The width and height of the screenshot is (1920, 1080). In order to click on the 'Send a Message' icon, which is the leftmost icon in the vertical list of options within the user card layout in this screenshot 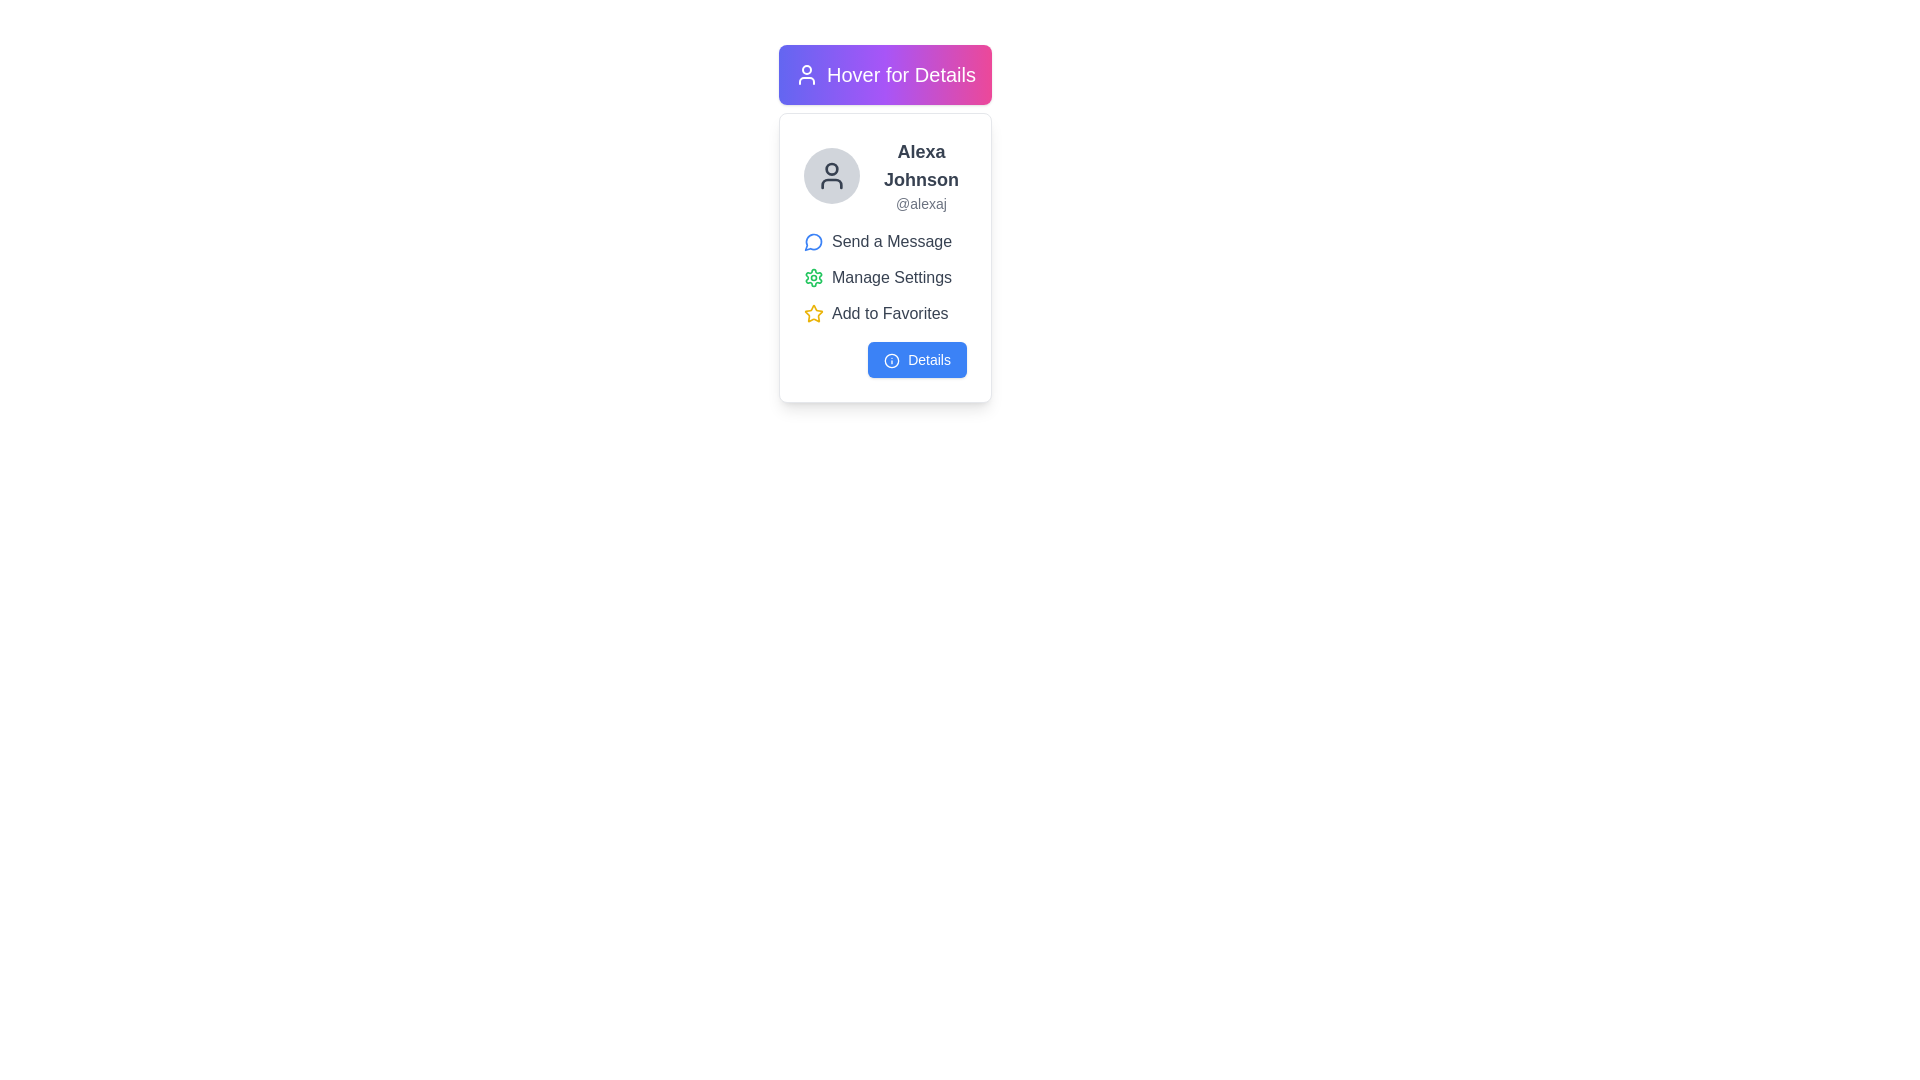, I will do `click(814, 241)`.